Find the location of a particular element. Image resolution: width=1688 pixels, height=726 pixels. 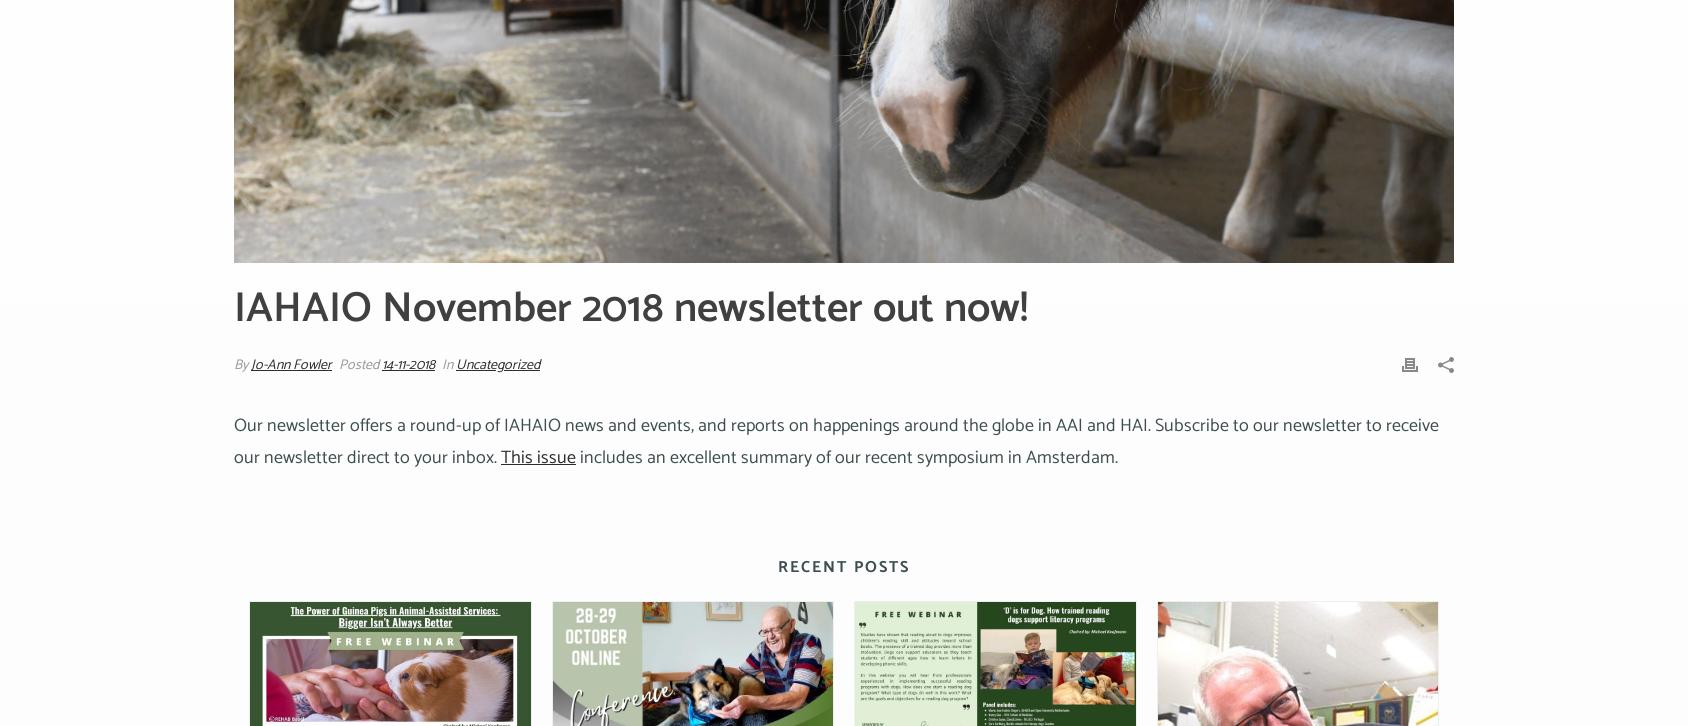

'Uncategorized' is located at coordinates (496, 365).